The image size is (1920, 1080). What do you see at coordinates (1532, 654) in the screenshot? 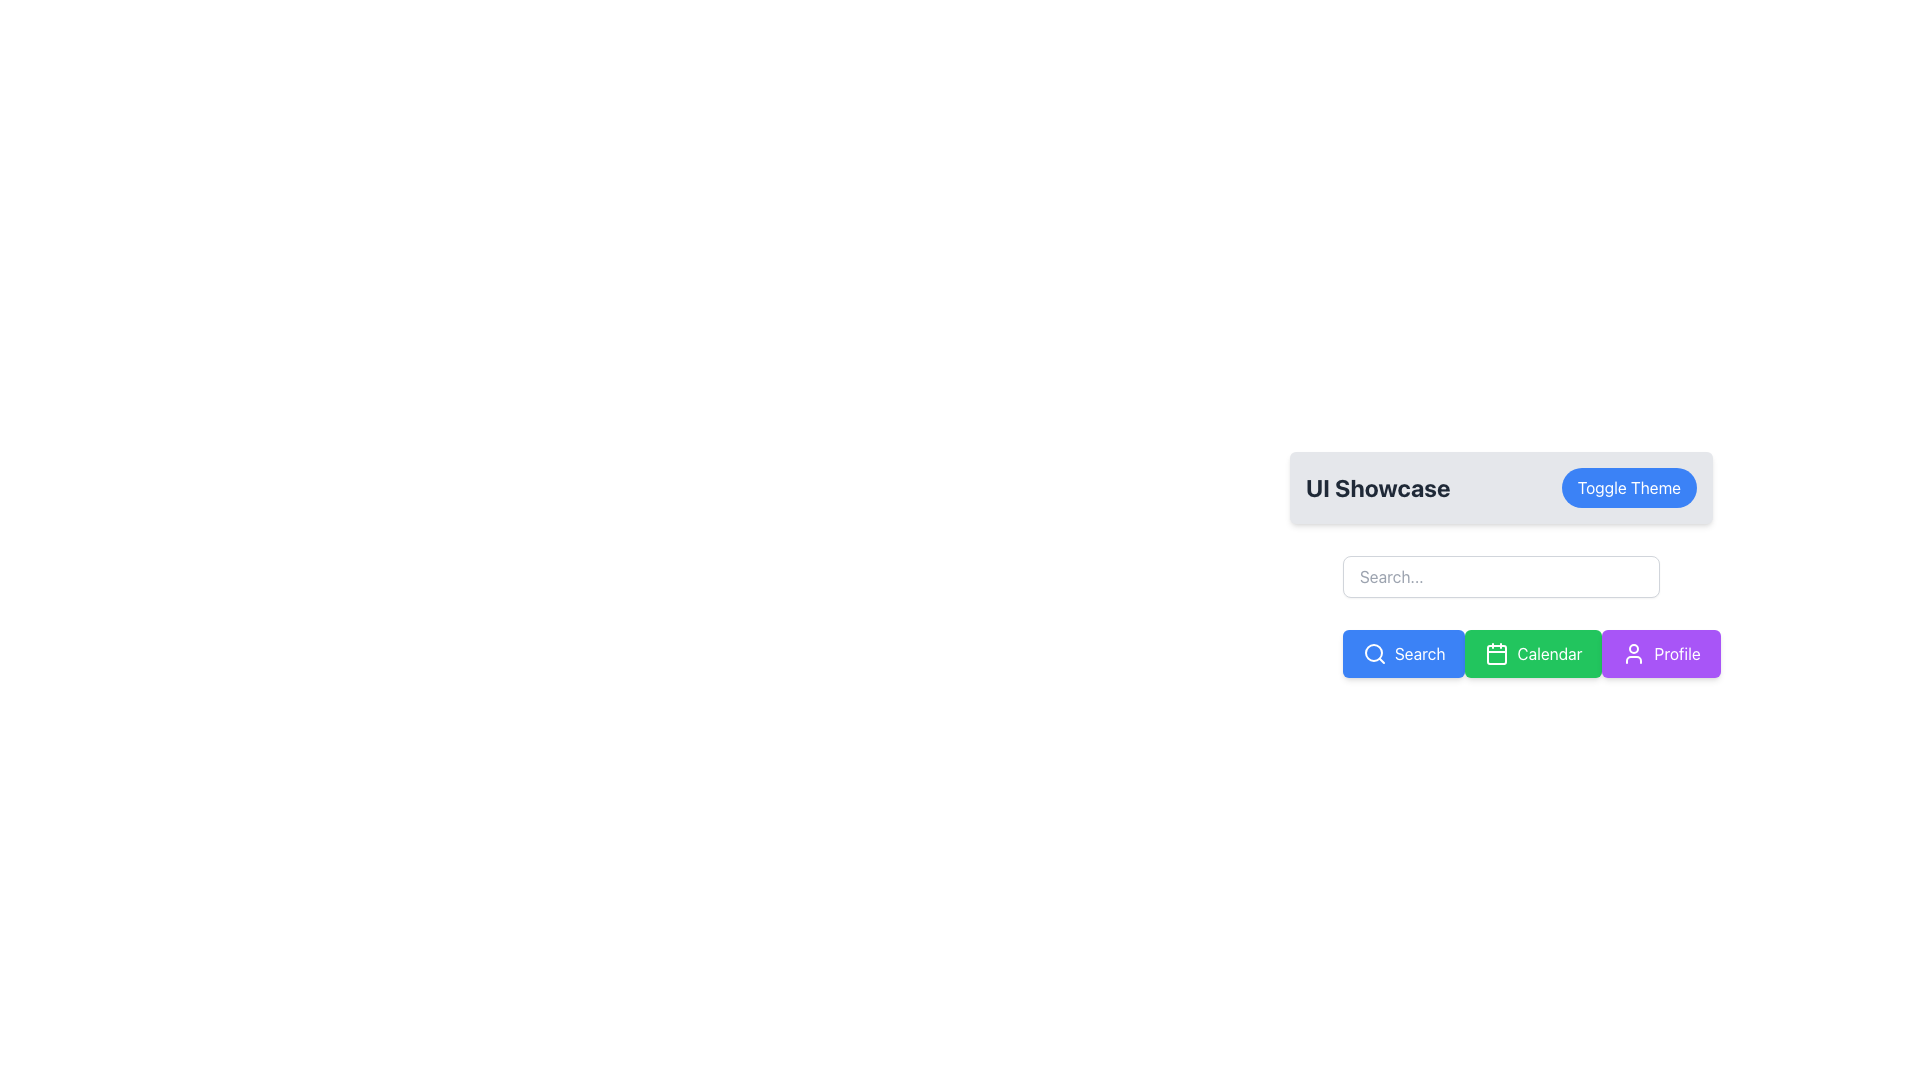
I see `the second button from the left, located between the 'Search' button and the 'Profile' button` at bounding box center [1532, 654].